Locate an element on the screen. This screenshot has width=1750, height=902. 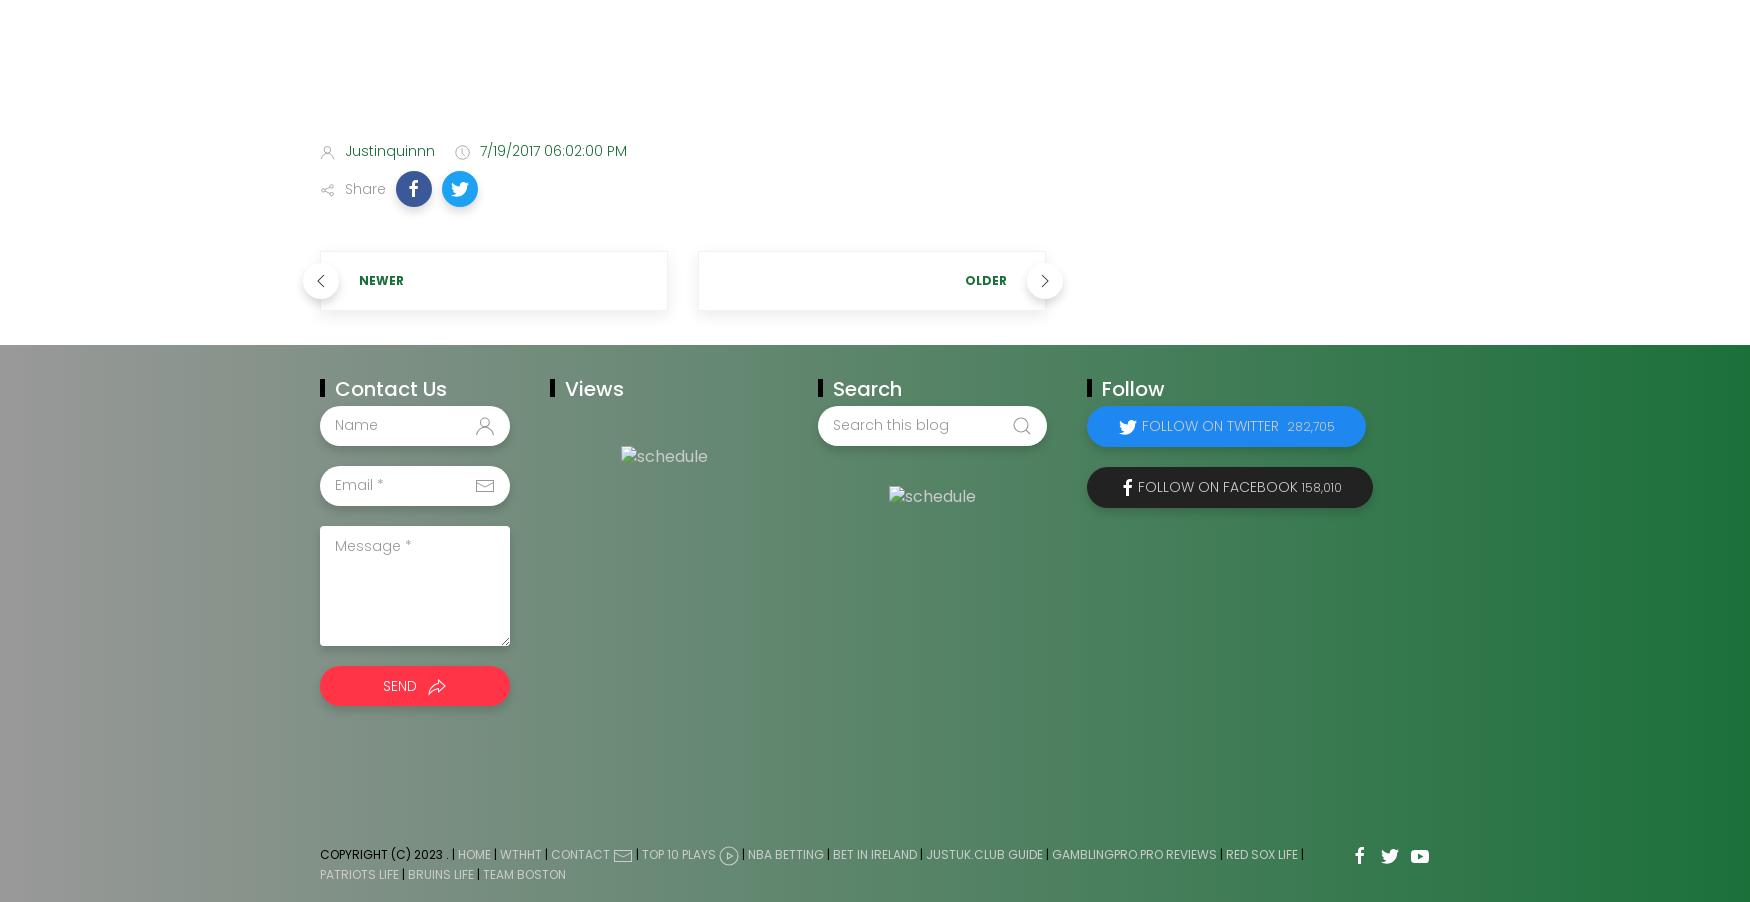
'WTHHT' is located at coordinates (519, 853).